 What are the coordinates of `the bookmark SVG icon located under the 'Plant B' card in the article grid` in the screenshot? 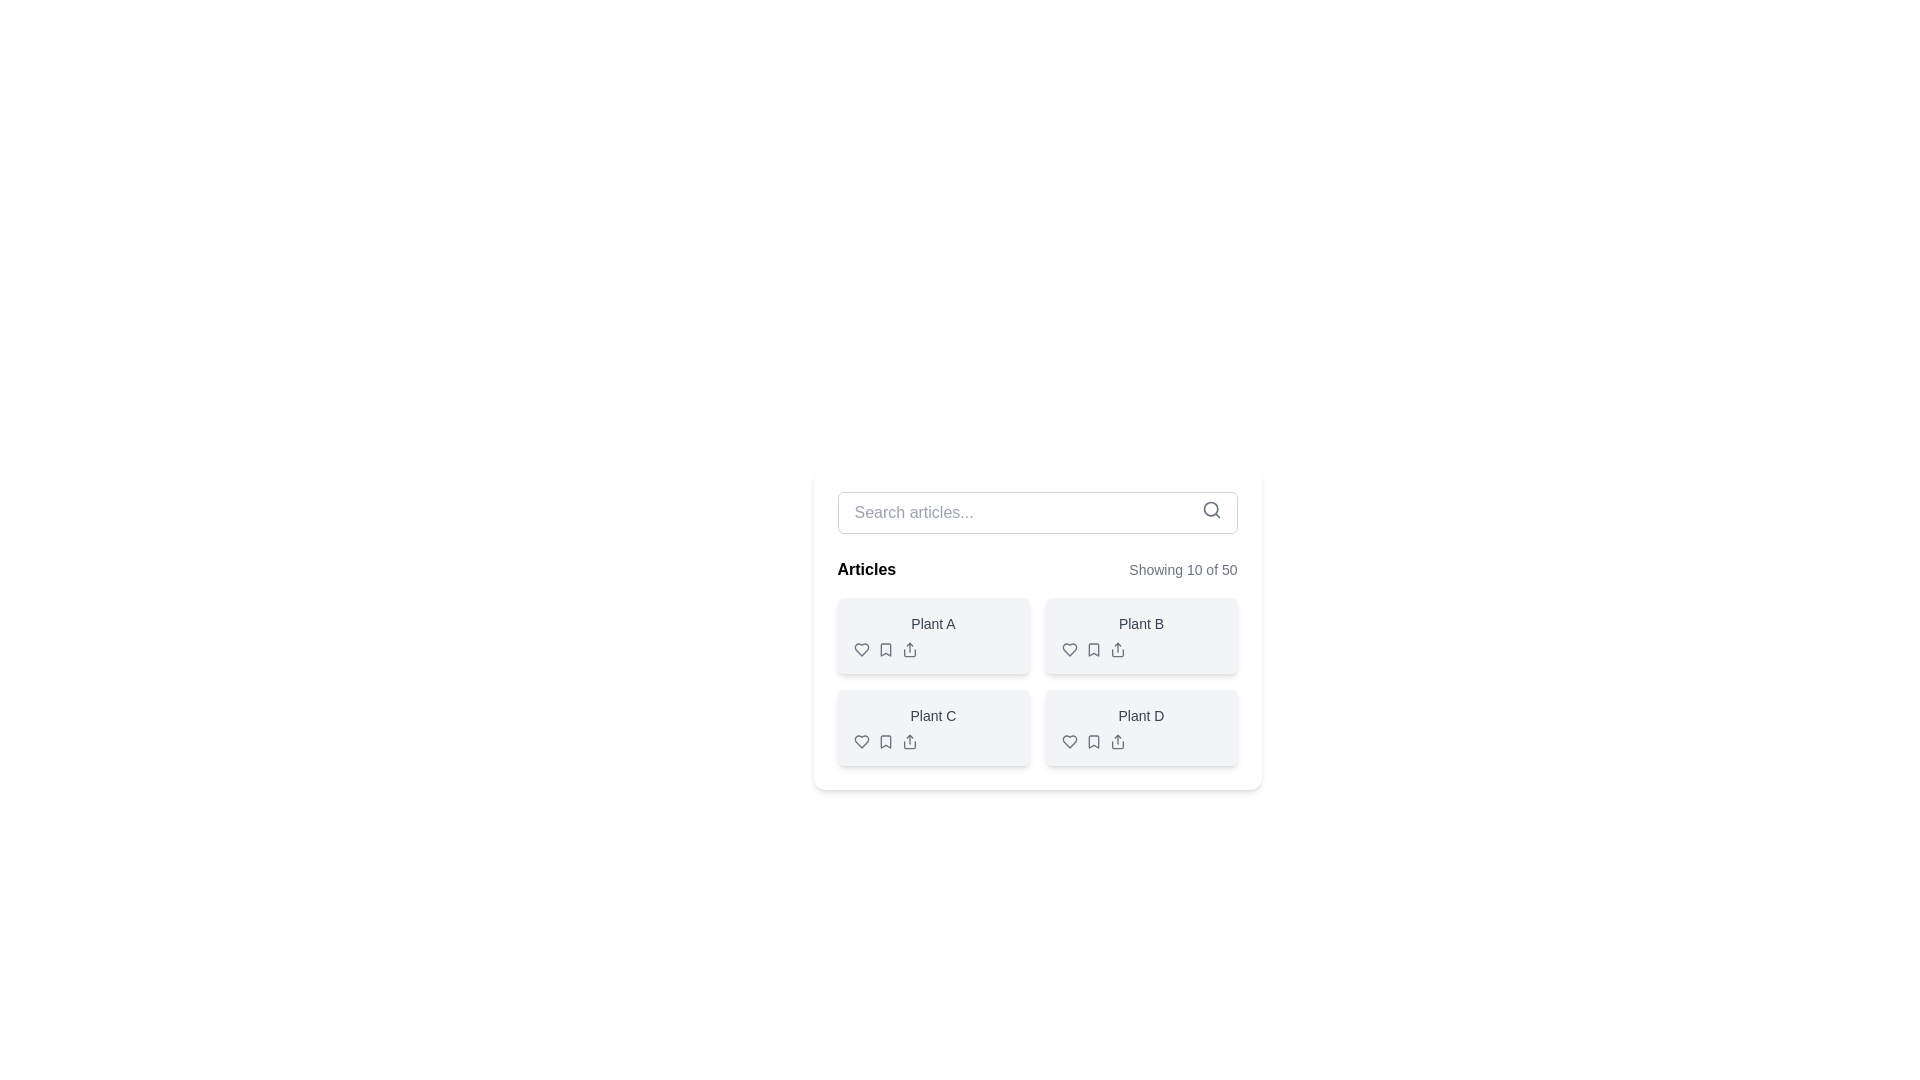 It's located at (1092, 650).